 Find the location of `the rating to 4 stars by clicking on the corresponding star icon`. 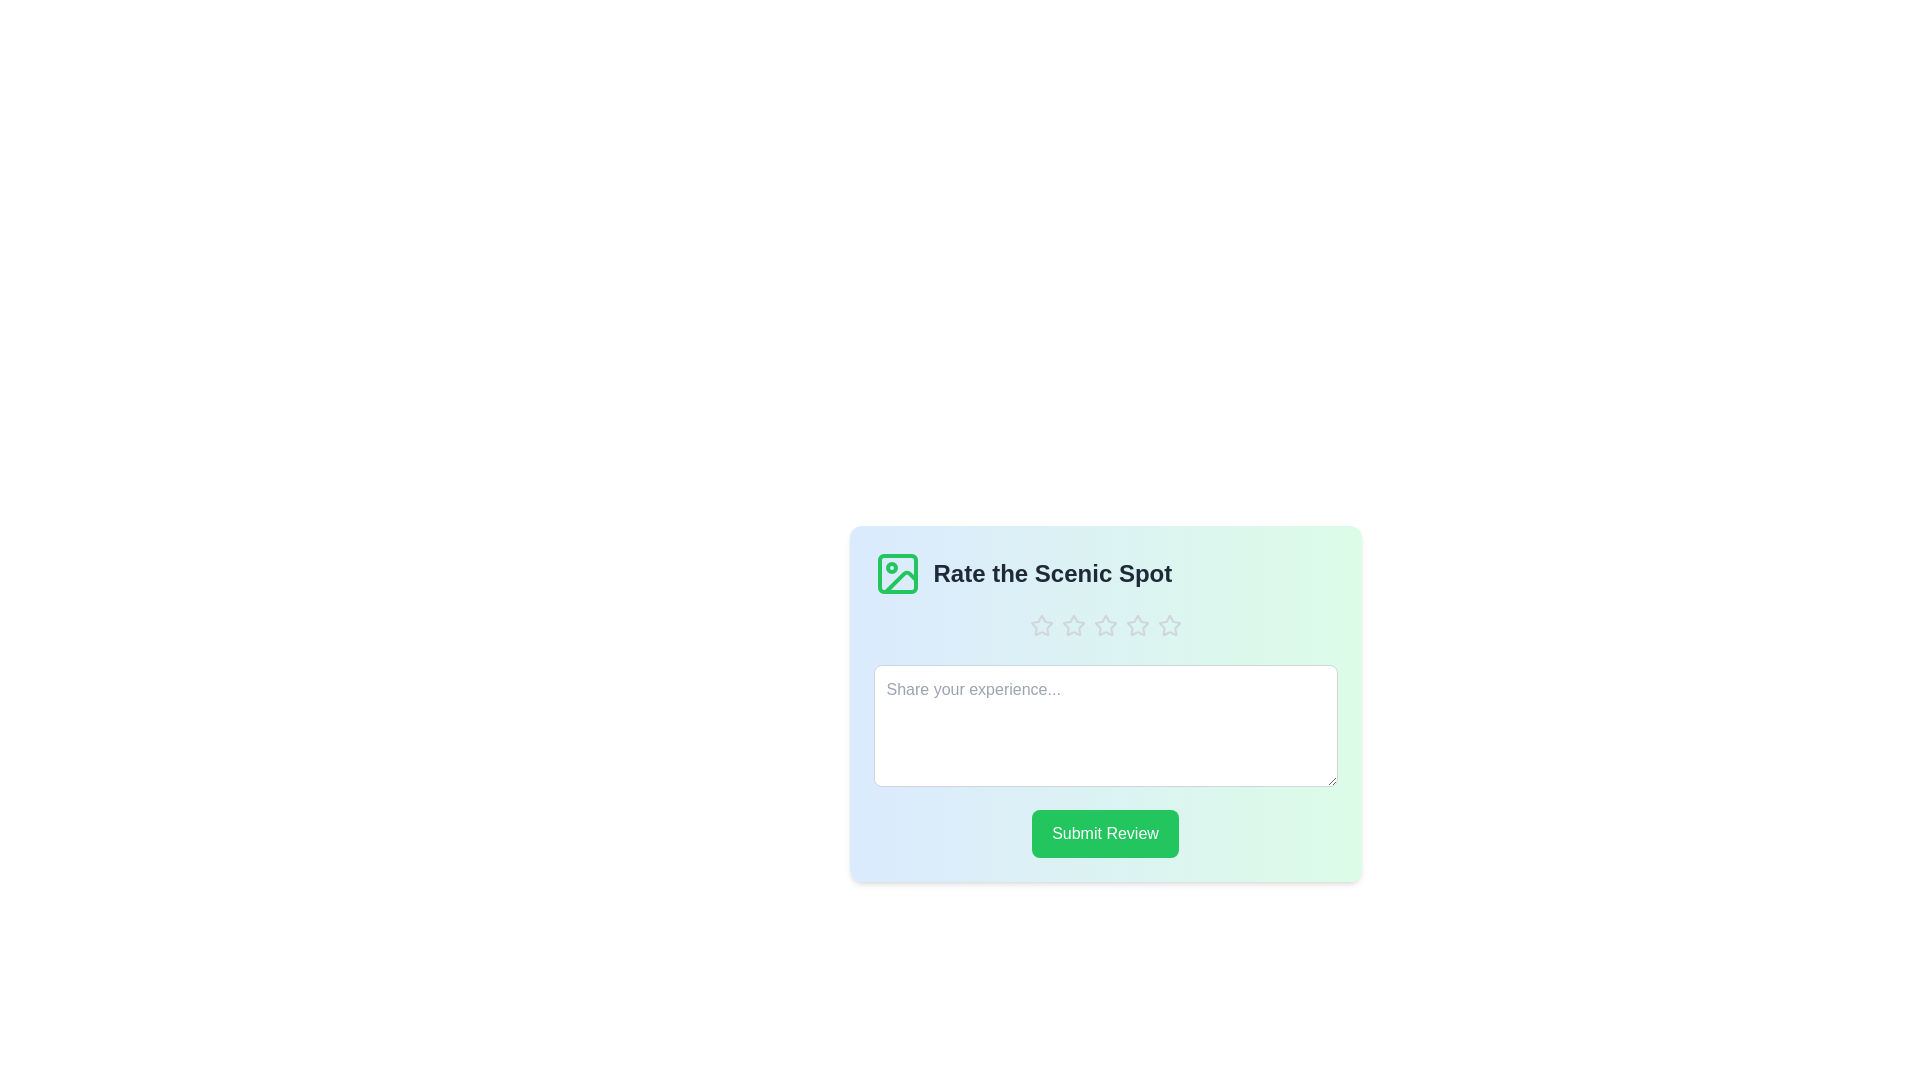

the rating to 4 stars by clicking on the corresponding star icon is located at coordinates (1137, 624).